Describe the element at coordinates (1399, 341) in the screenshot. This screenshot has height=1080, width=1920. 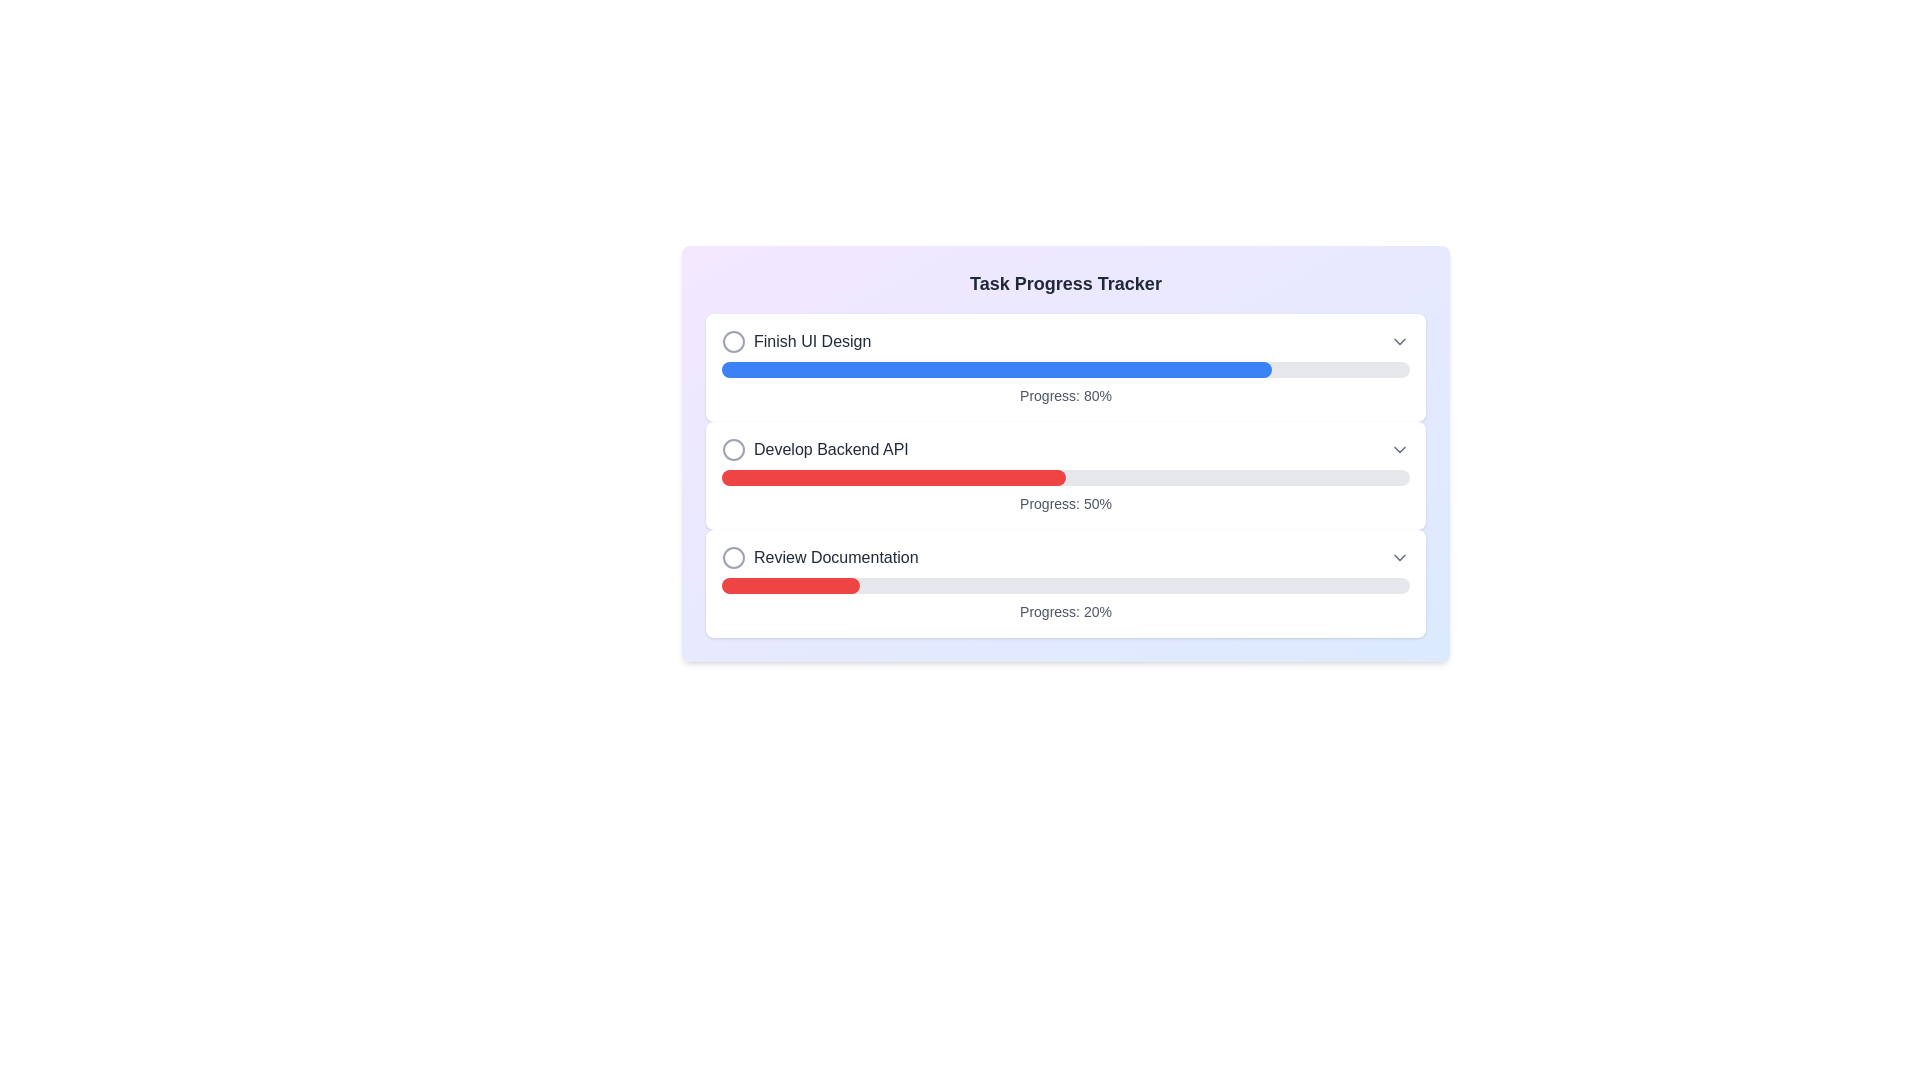
I see `the chevron icon at the right of the 'Finish UI Design' task row` at that location.